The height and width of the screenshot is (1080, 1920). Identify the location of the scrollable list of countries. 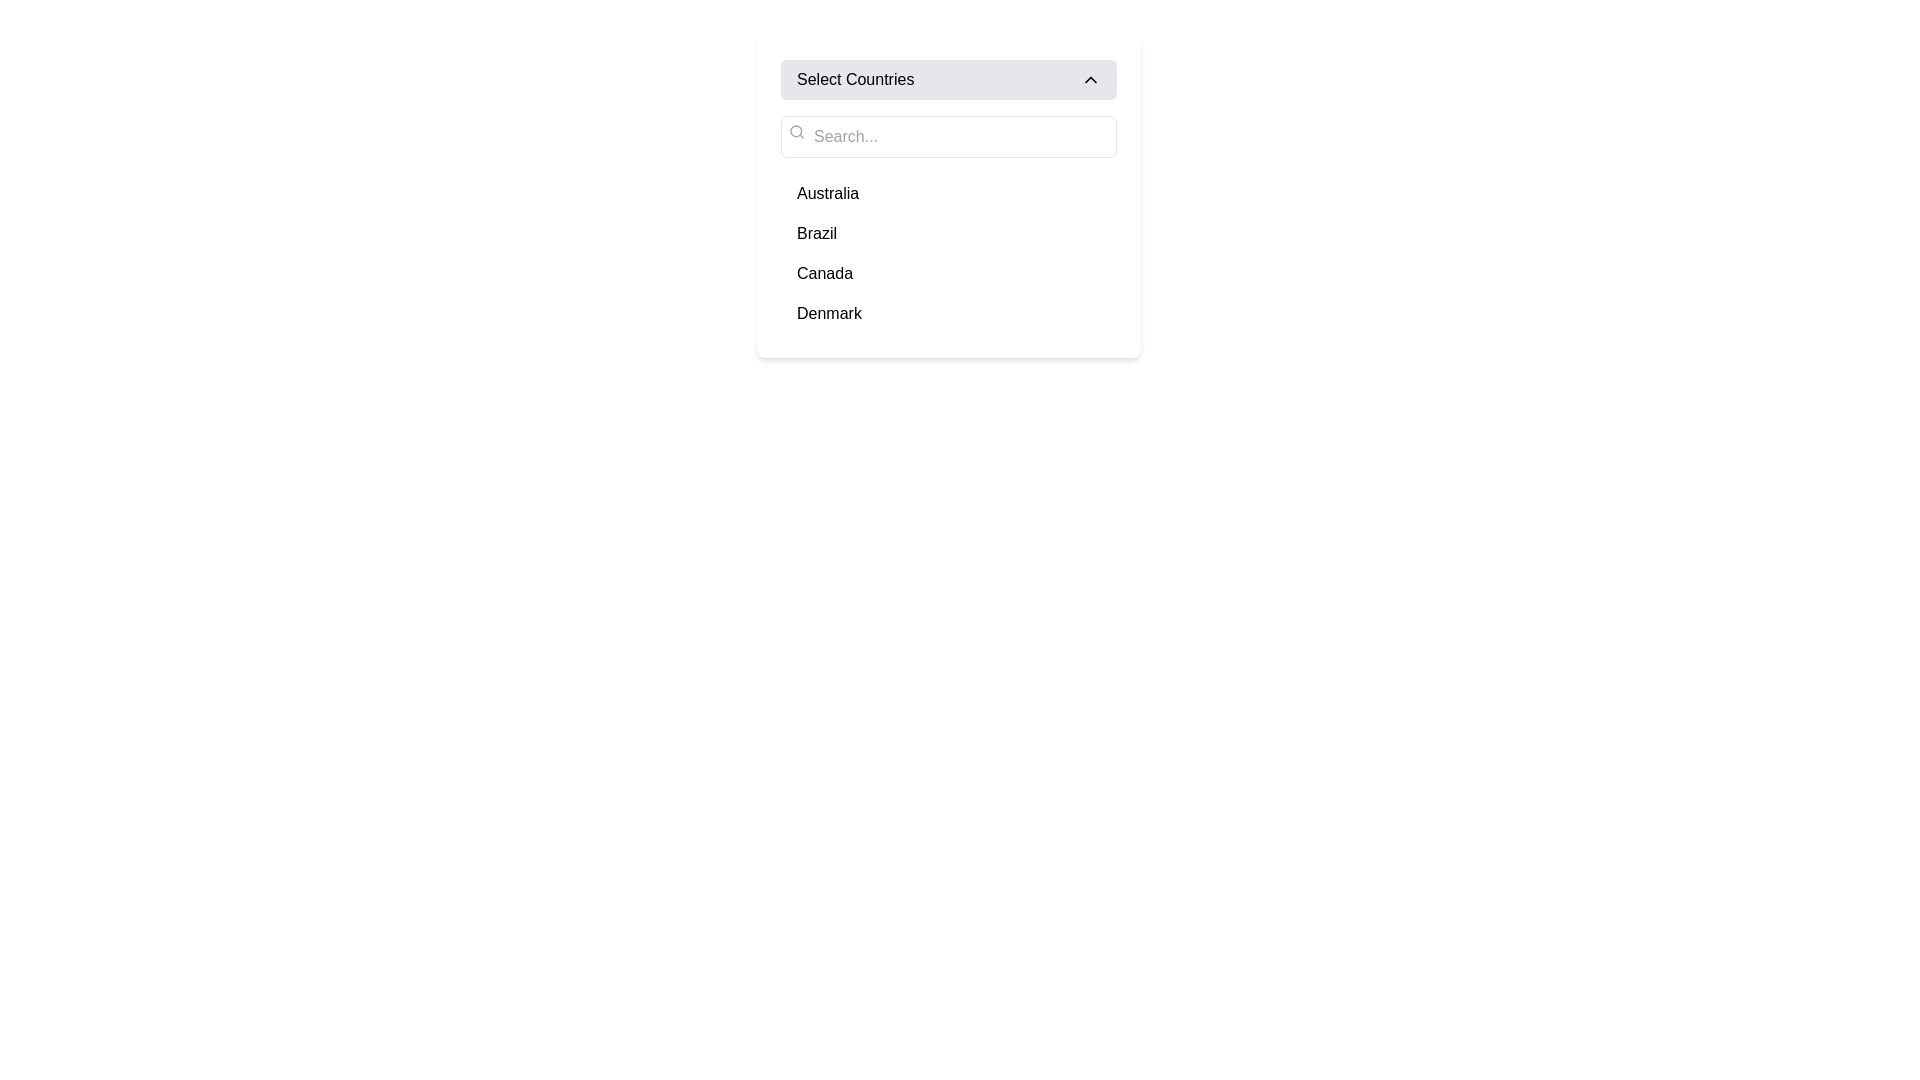
(948, 253).